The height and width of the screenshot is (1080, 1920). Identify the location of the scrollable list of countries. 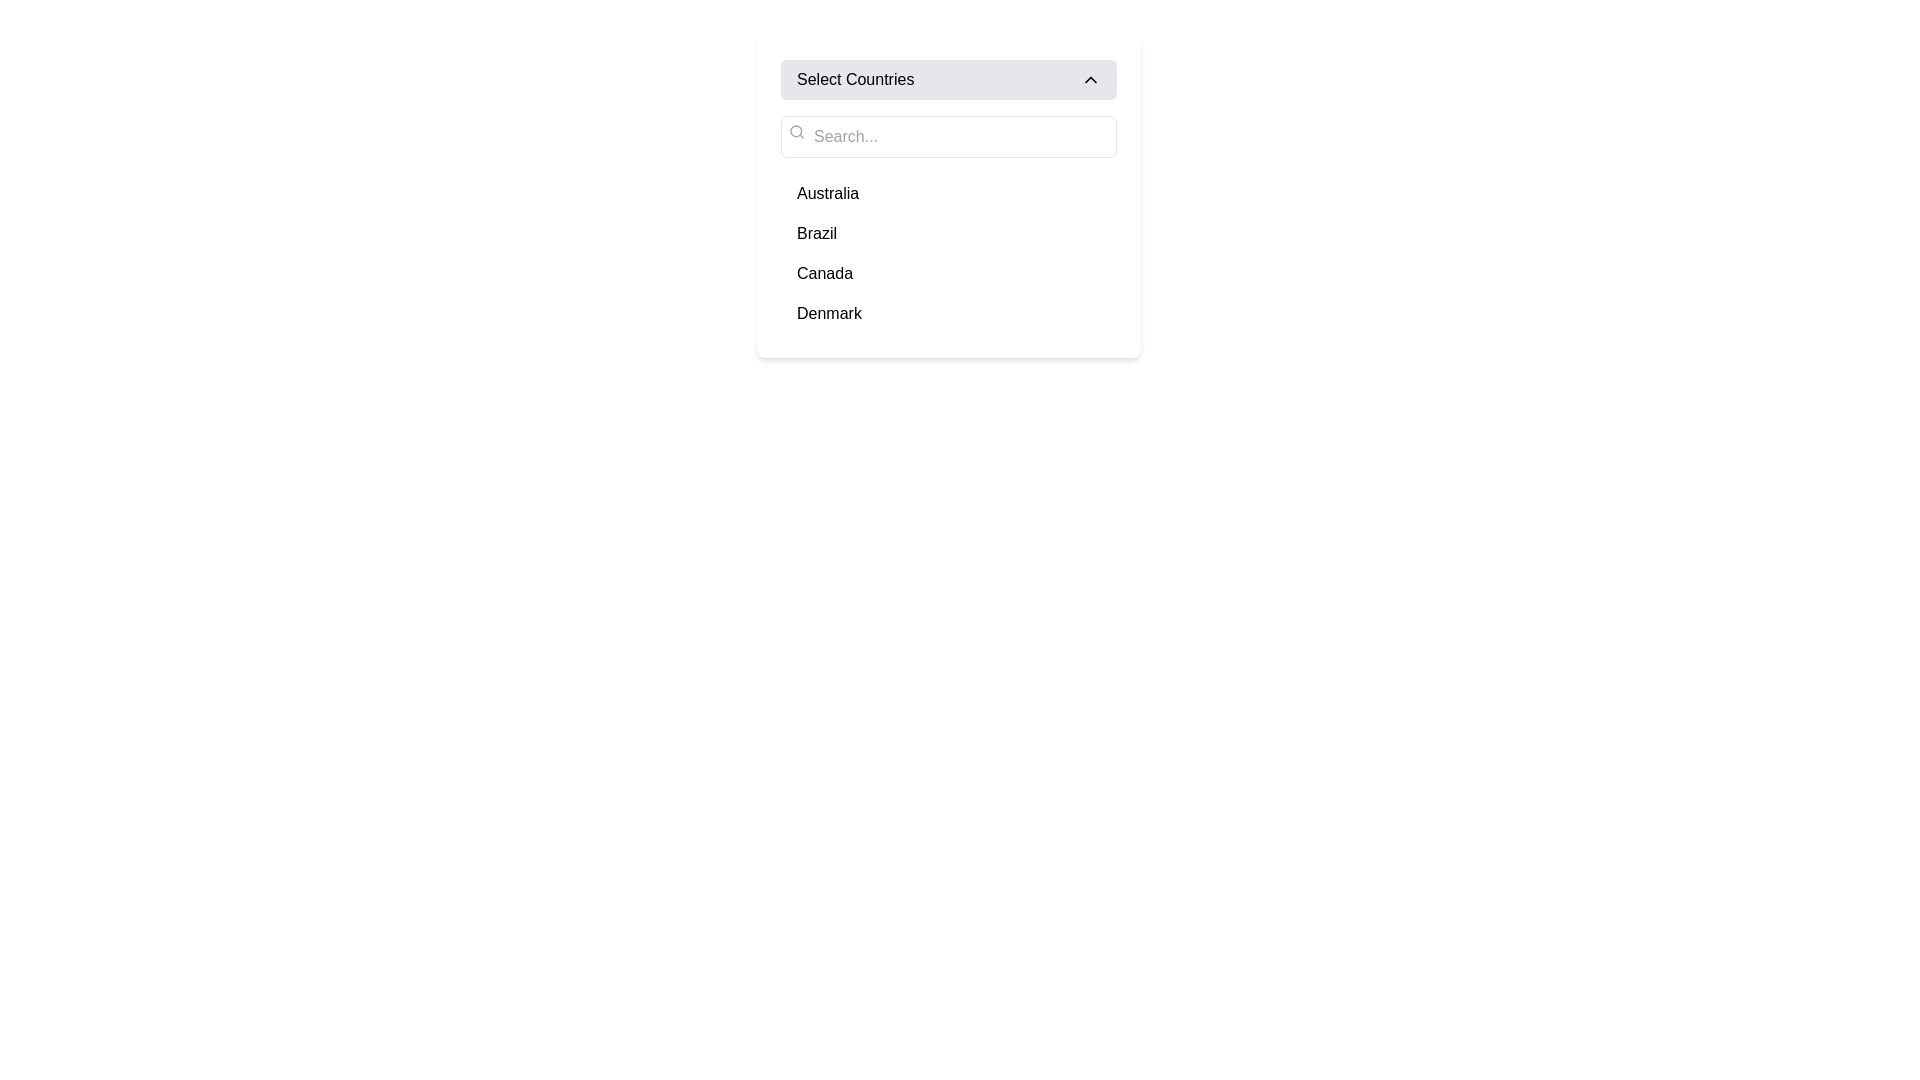
(948, 253).